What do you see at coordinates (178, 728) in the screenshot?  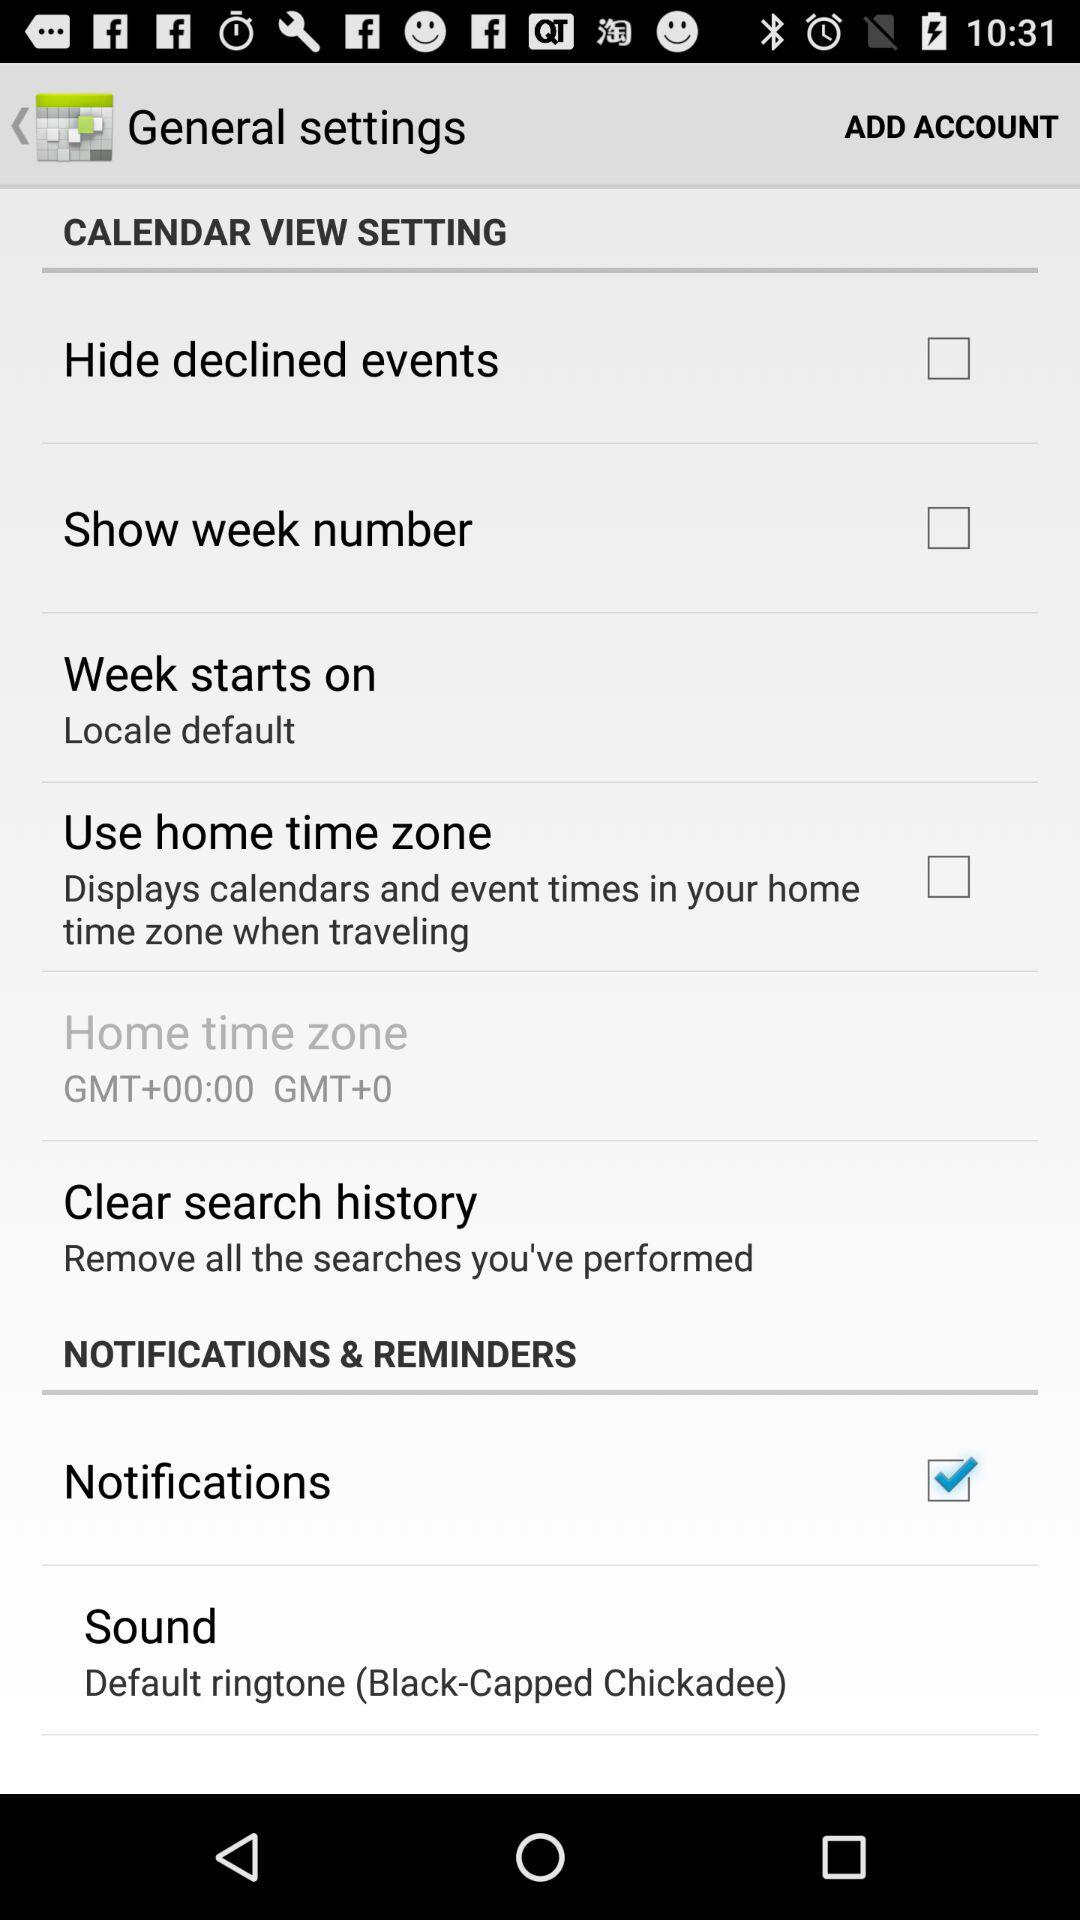 I see `the icon below the week starts on` at bounding box center [178, 728].